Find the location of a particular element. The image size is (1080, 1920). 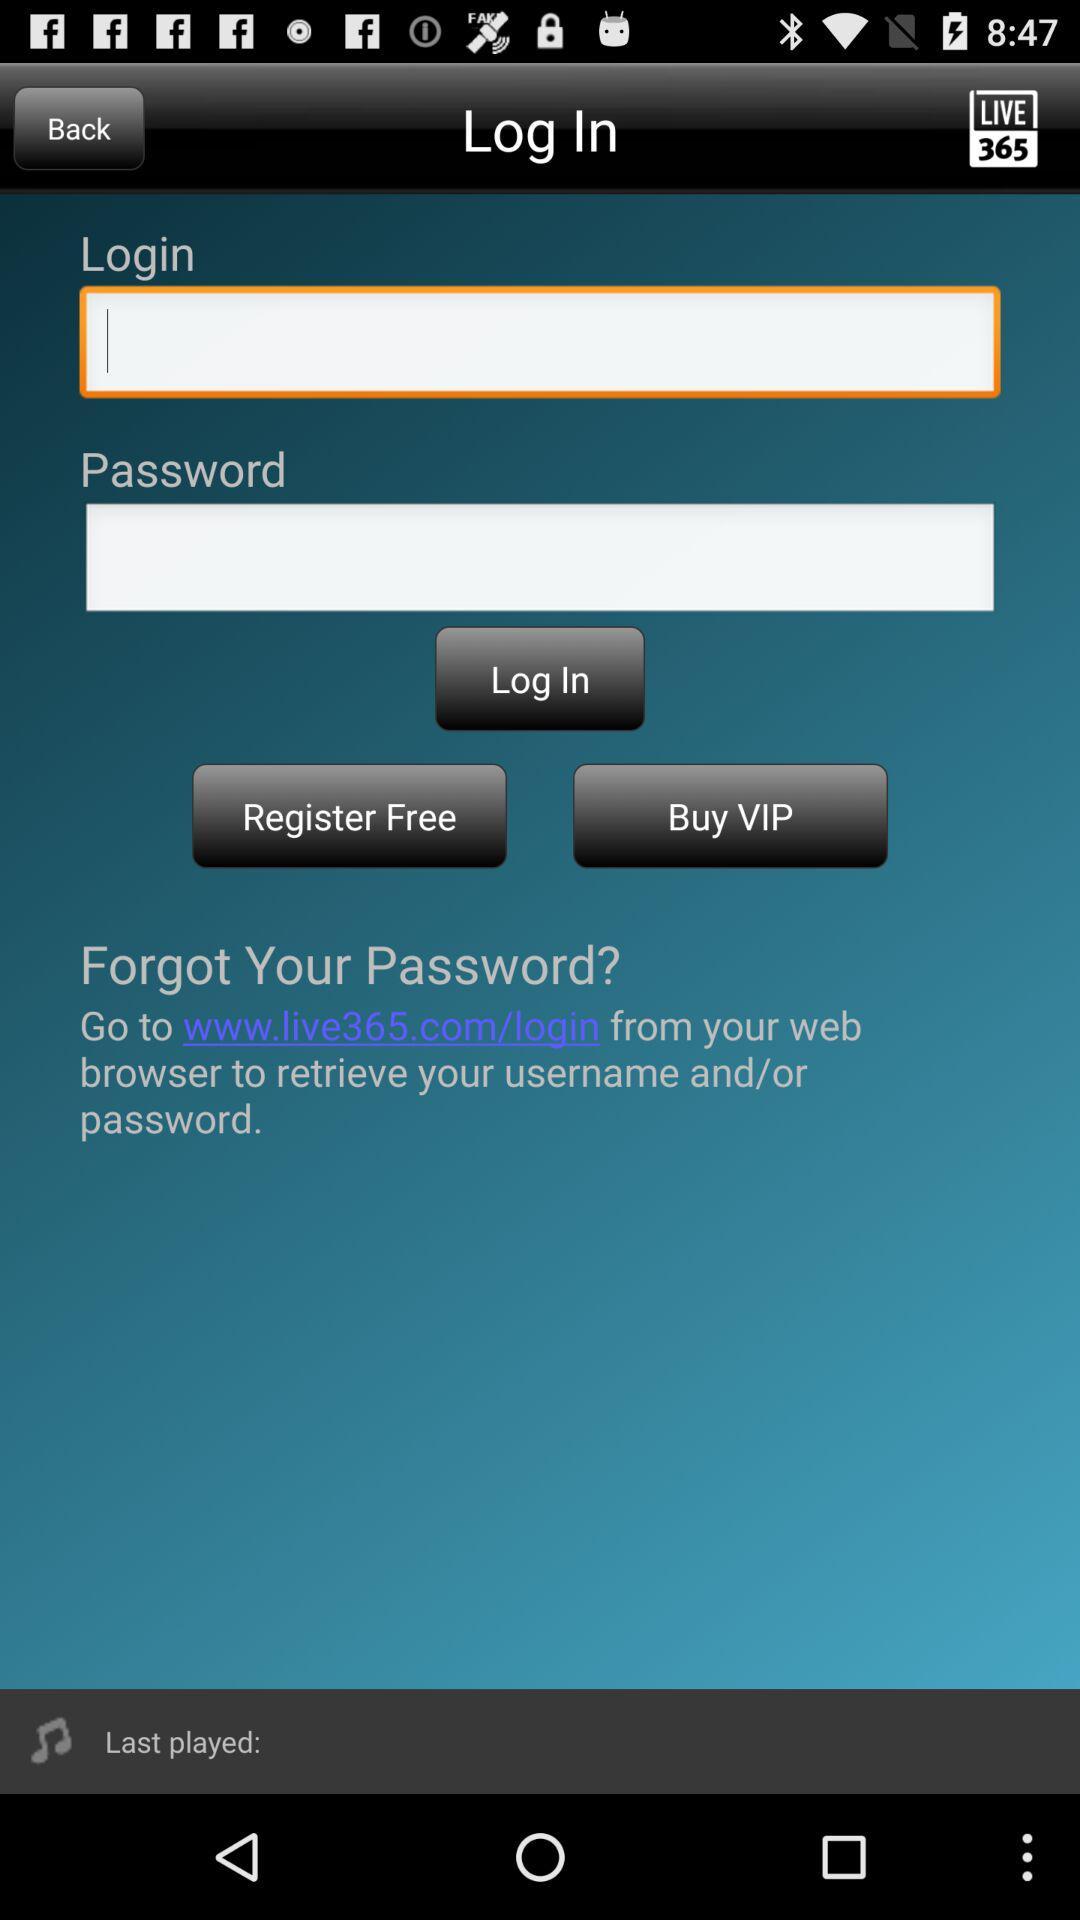

the icon next to the buy vip item is located at coordinates (348, 816).